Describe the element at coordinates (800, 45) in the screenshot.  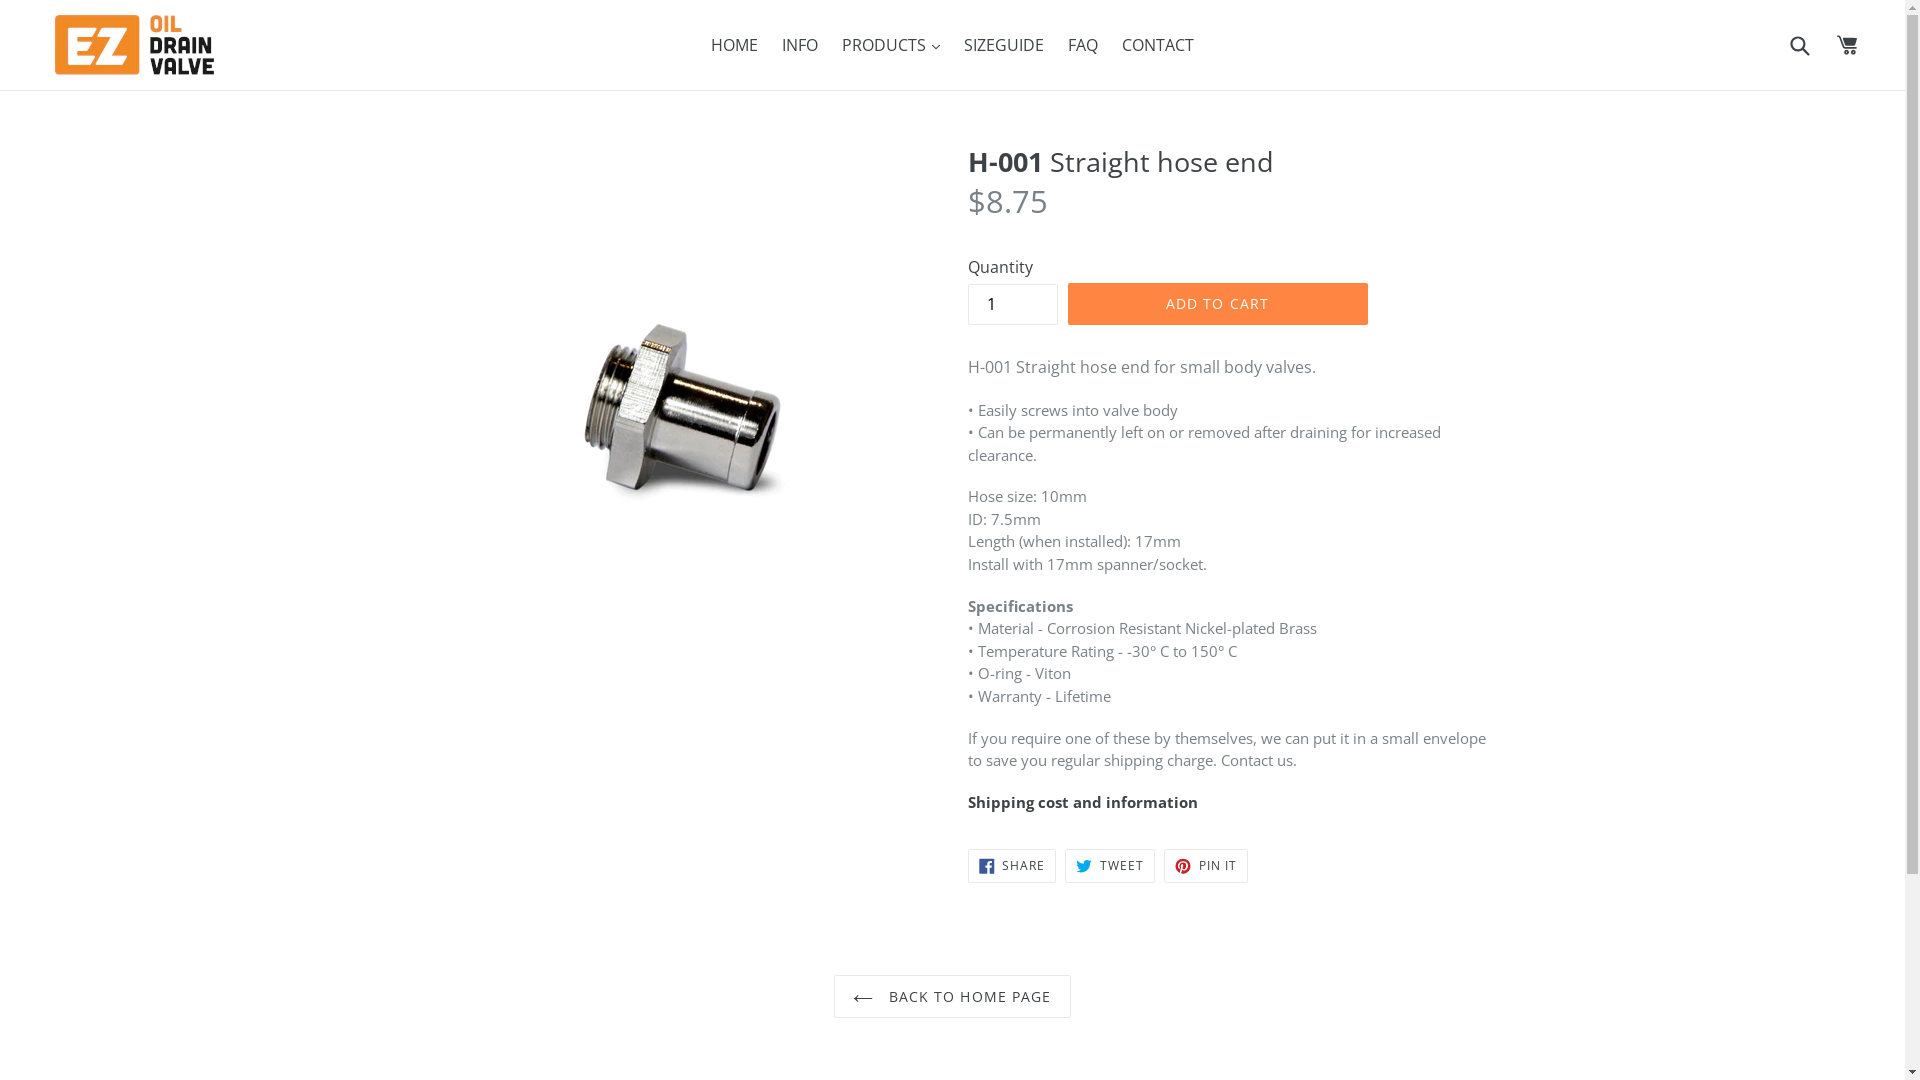
I see `'INFO'` at that location.